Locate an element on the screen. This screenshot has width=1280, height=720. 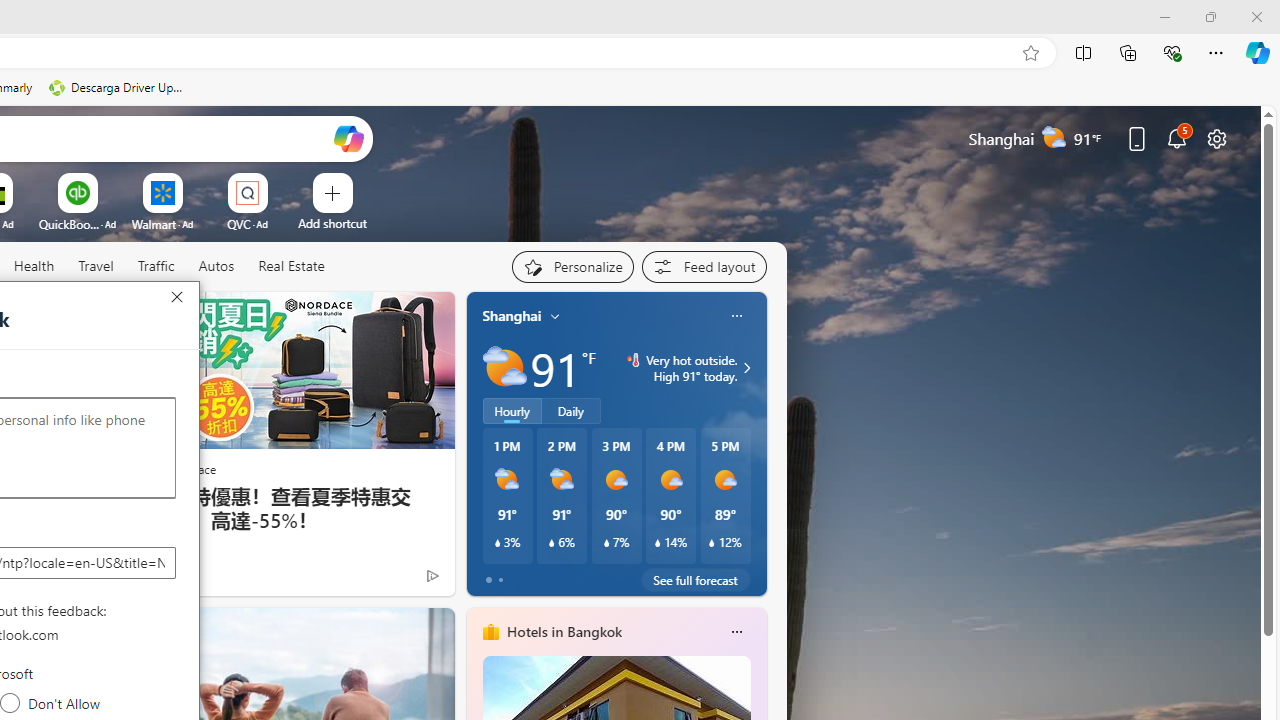
'Traffic' is located at coordinates (155, 266).